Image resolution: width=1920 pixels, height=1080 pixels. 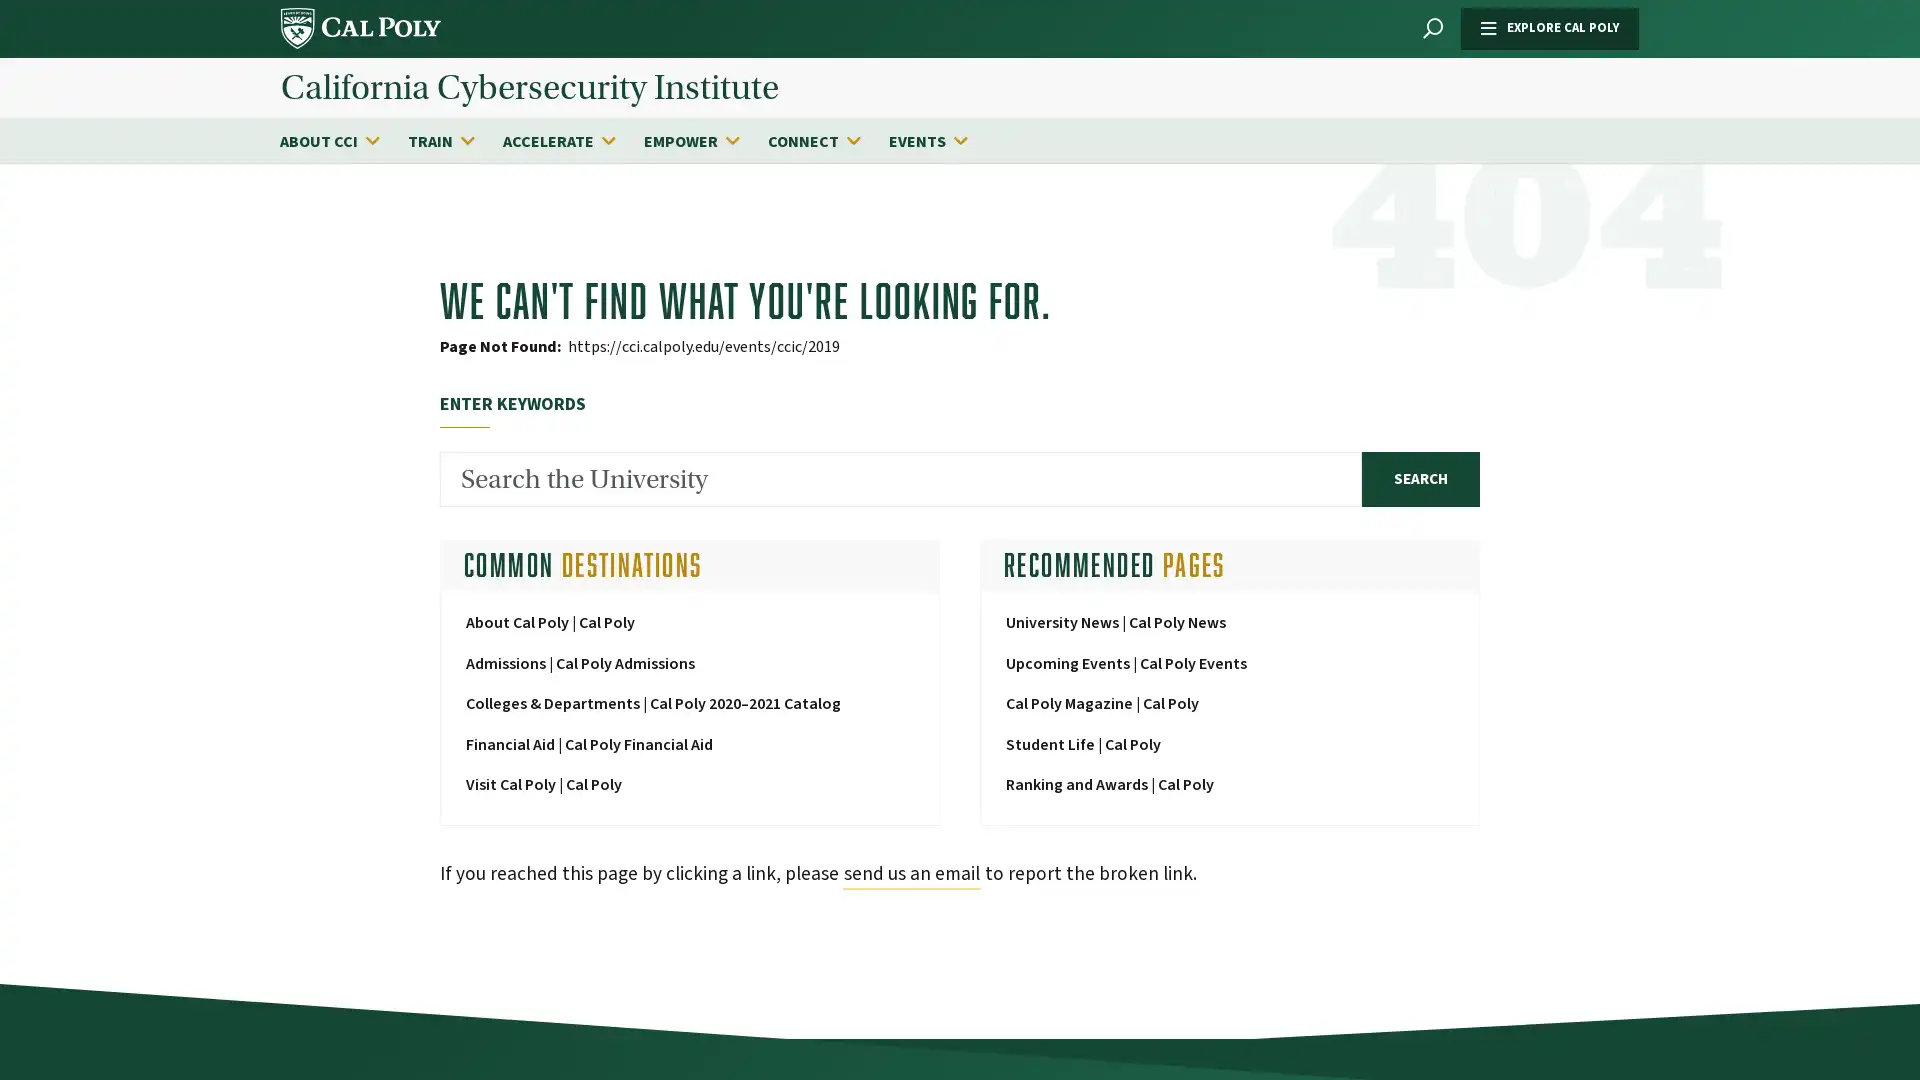 What do you see at coordinates (1432, 29) in the screenshot?
I see `Open Search Menu` at bounding box center [1432, 29].